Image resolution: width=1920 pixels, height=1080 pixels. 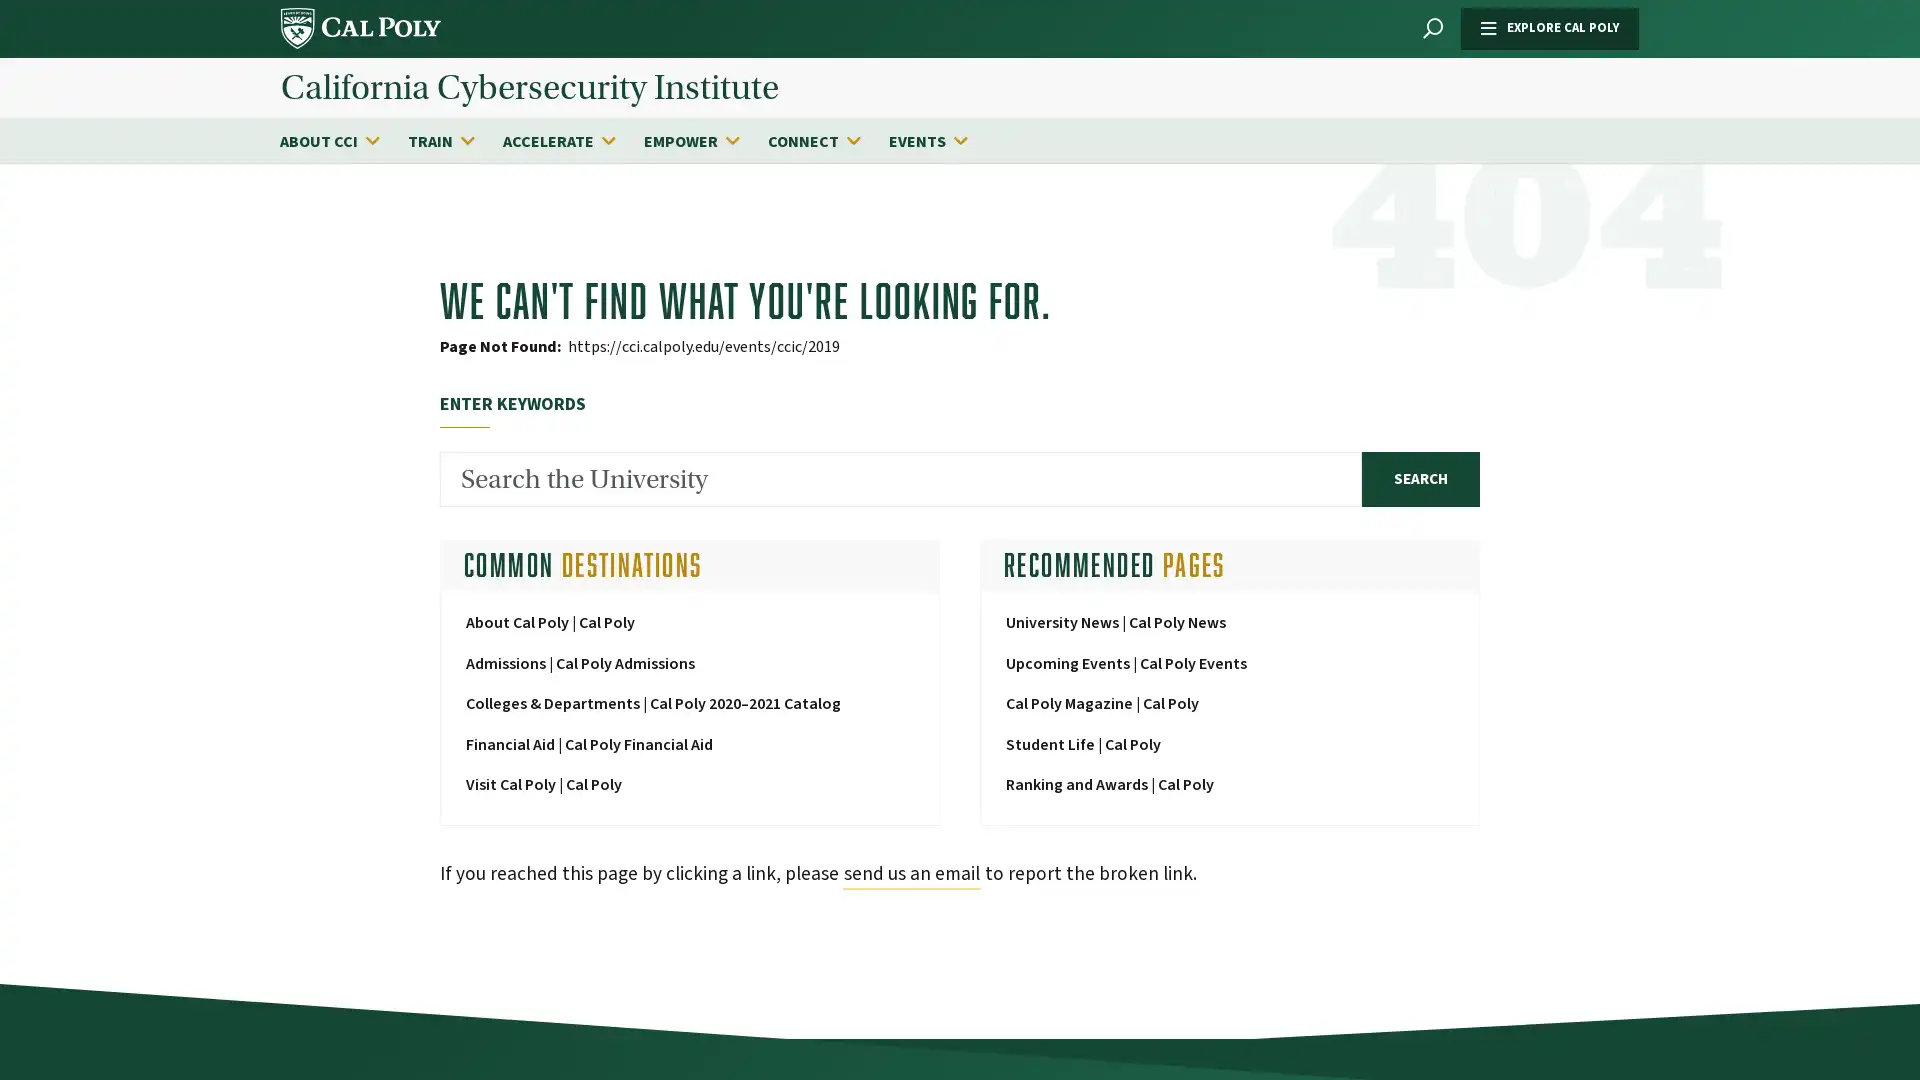 What do you see at coordinates (1432, 29) in the screenshot?
I see `Open Search Menu` at bounding box center [1432, 29].